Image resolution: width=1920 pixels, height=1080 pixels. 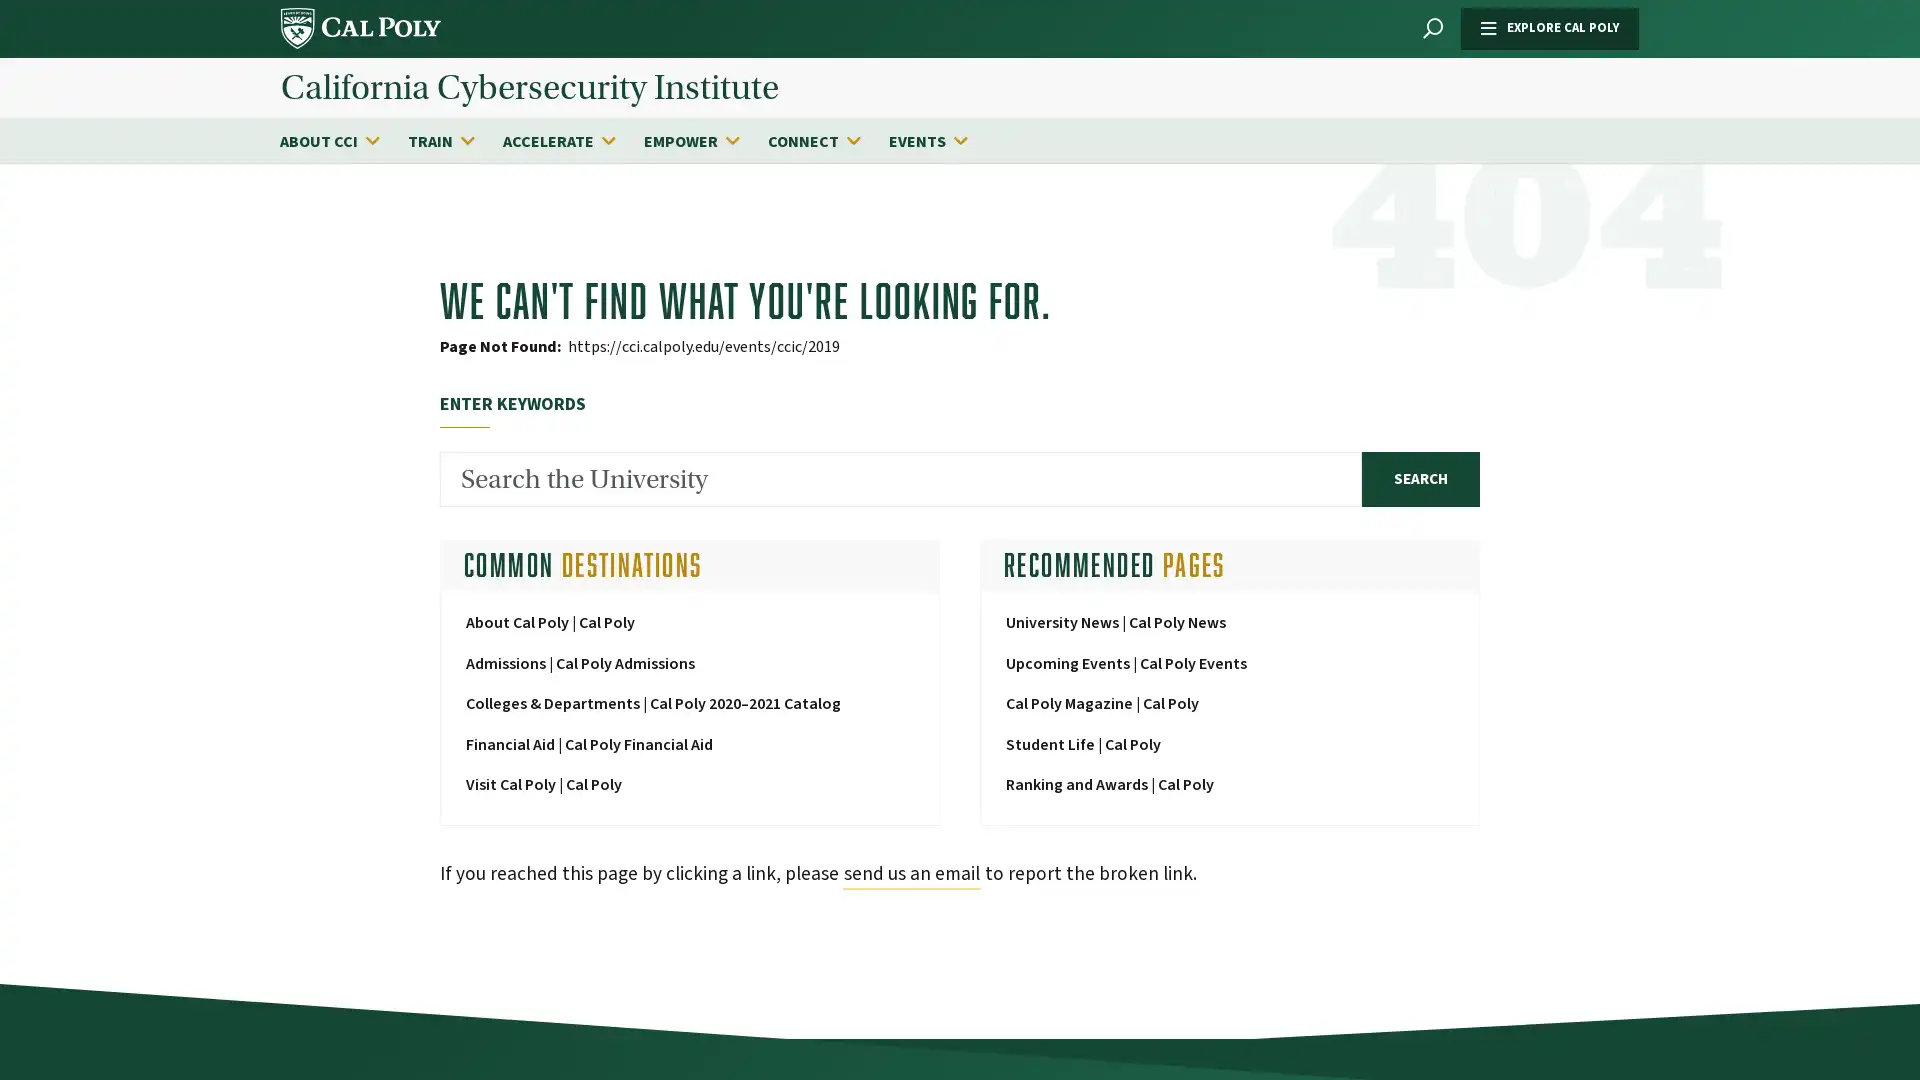 What do you see at coordinates (1432, 29) in the screenshot?
I see `Open Search Menu` at bounding box center [1432, 29].